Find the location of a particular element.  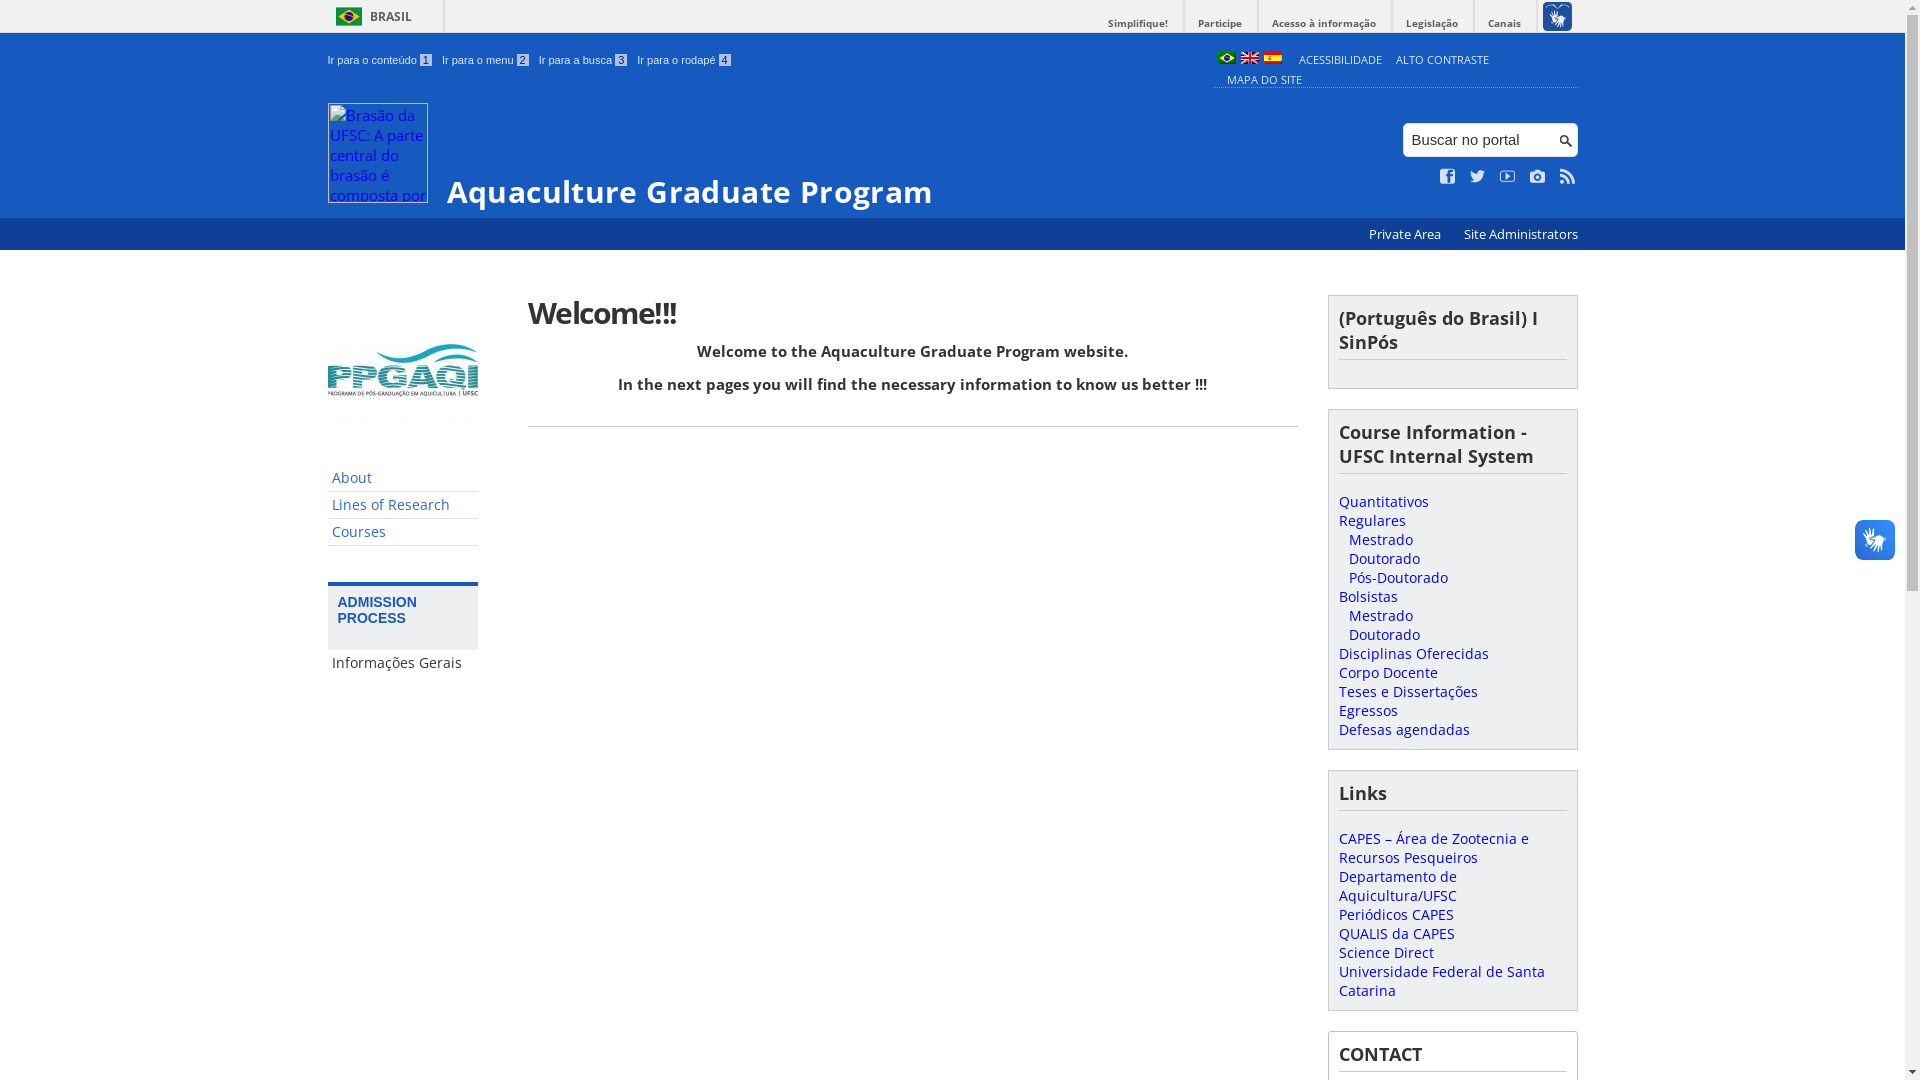

'Egressos' is located at coordinates (1366, 709).